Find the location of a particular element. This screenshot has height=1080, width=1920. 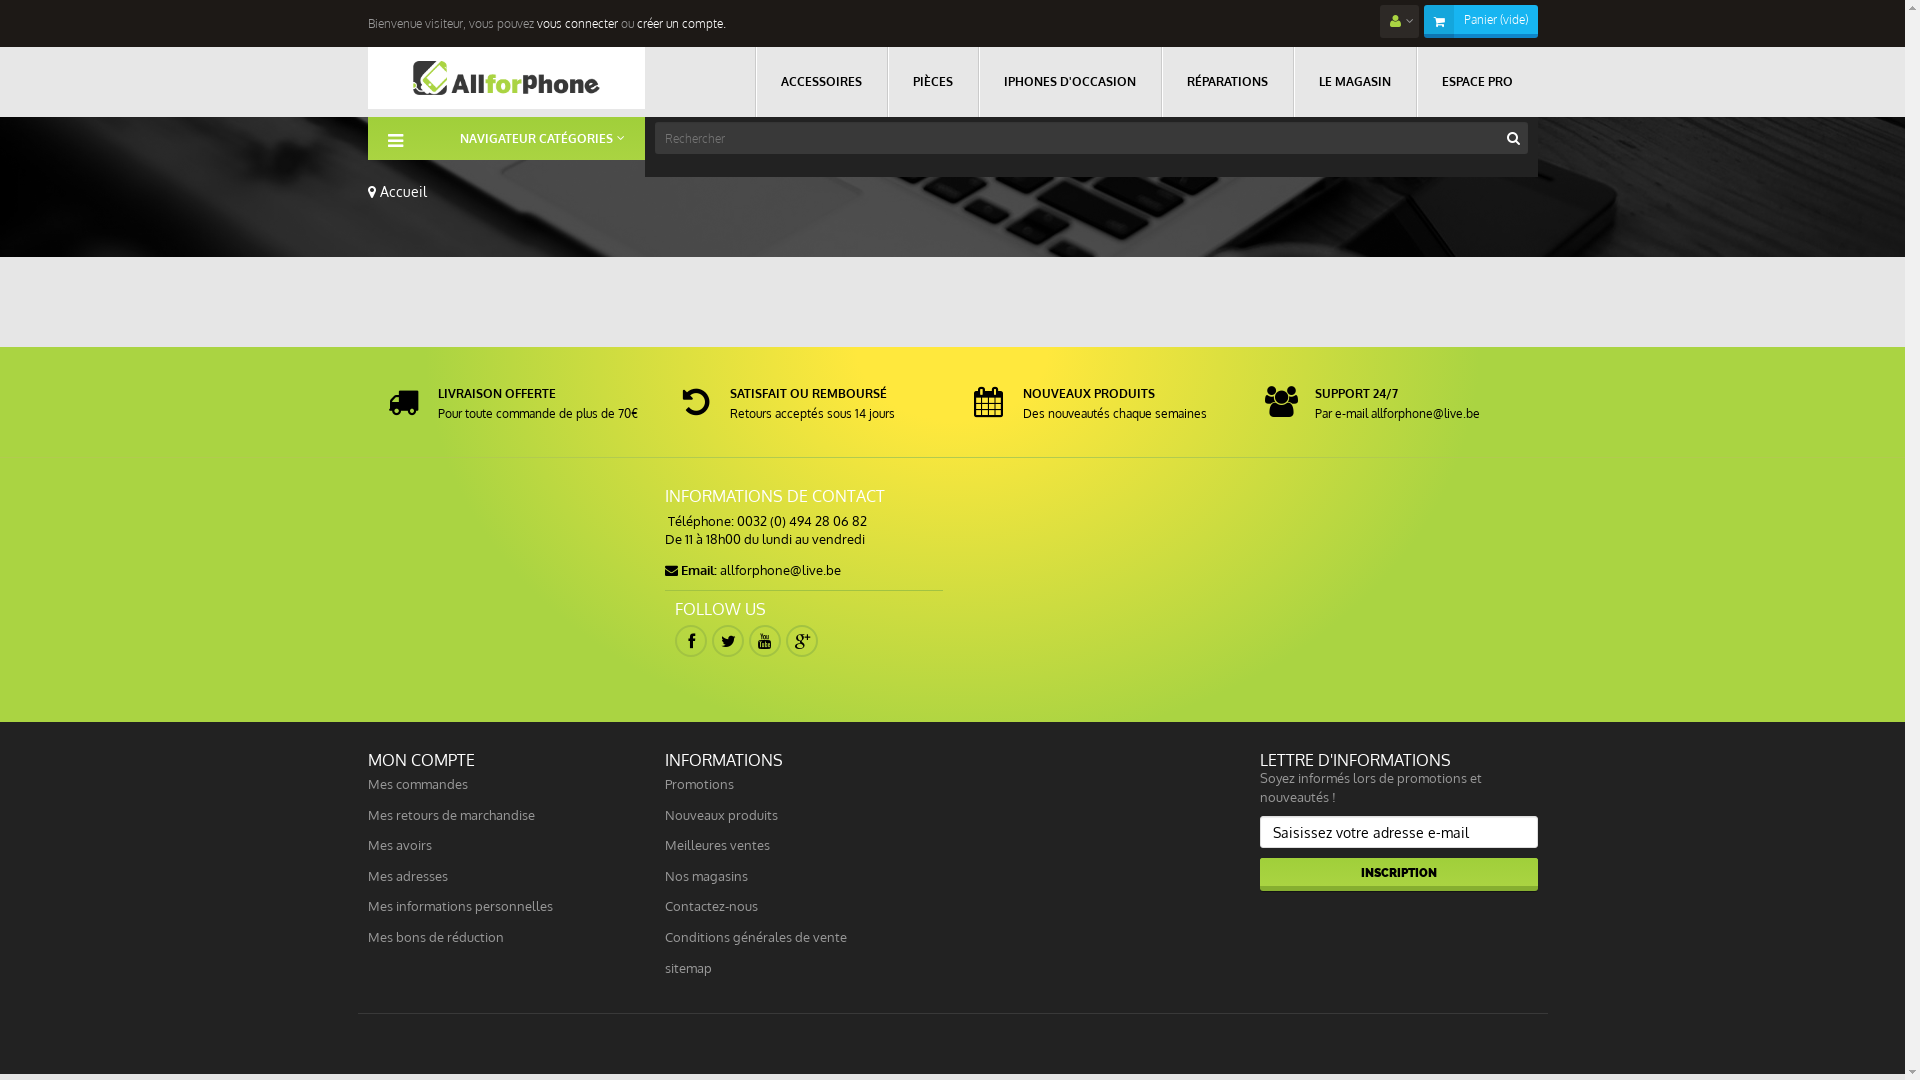

'Contactez-nous' is located at coordinates (711, 906).